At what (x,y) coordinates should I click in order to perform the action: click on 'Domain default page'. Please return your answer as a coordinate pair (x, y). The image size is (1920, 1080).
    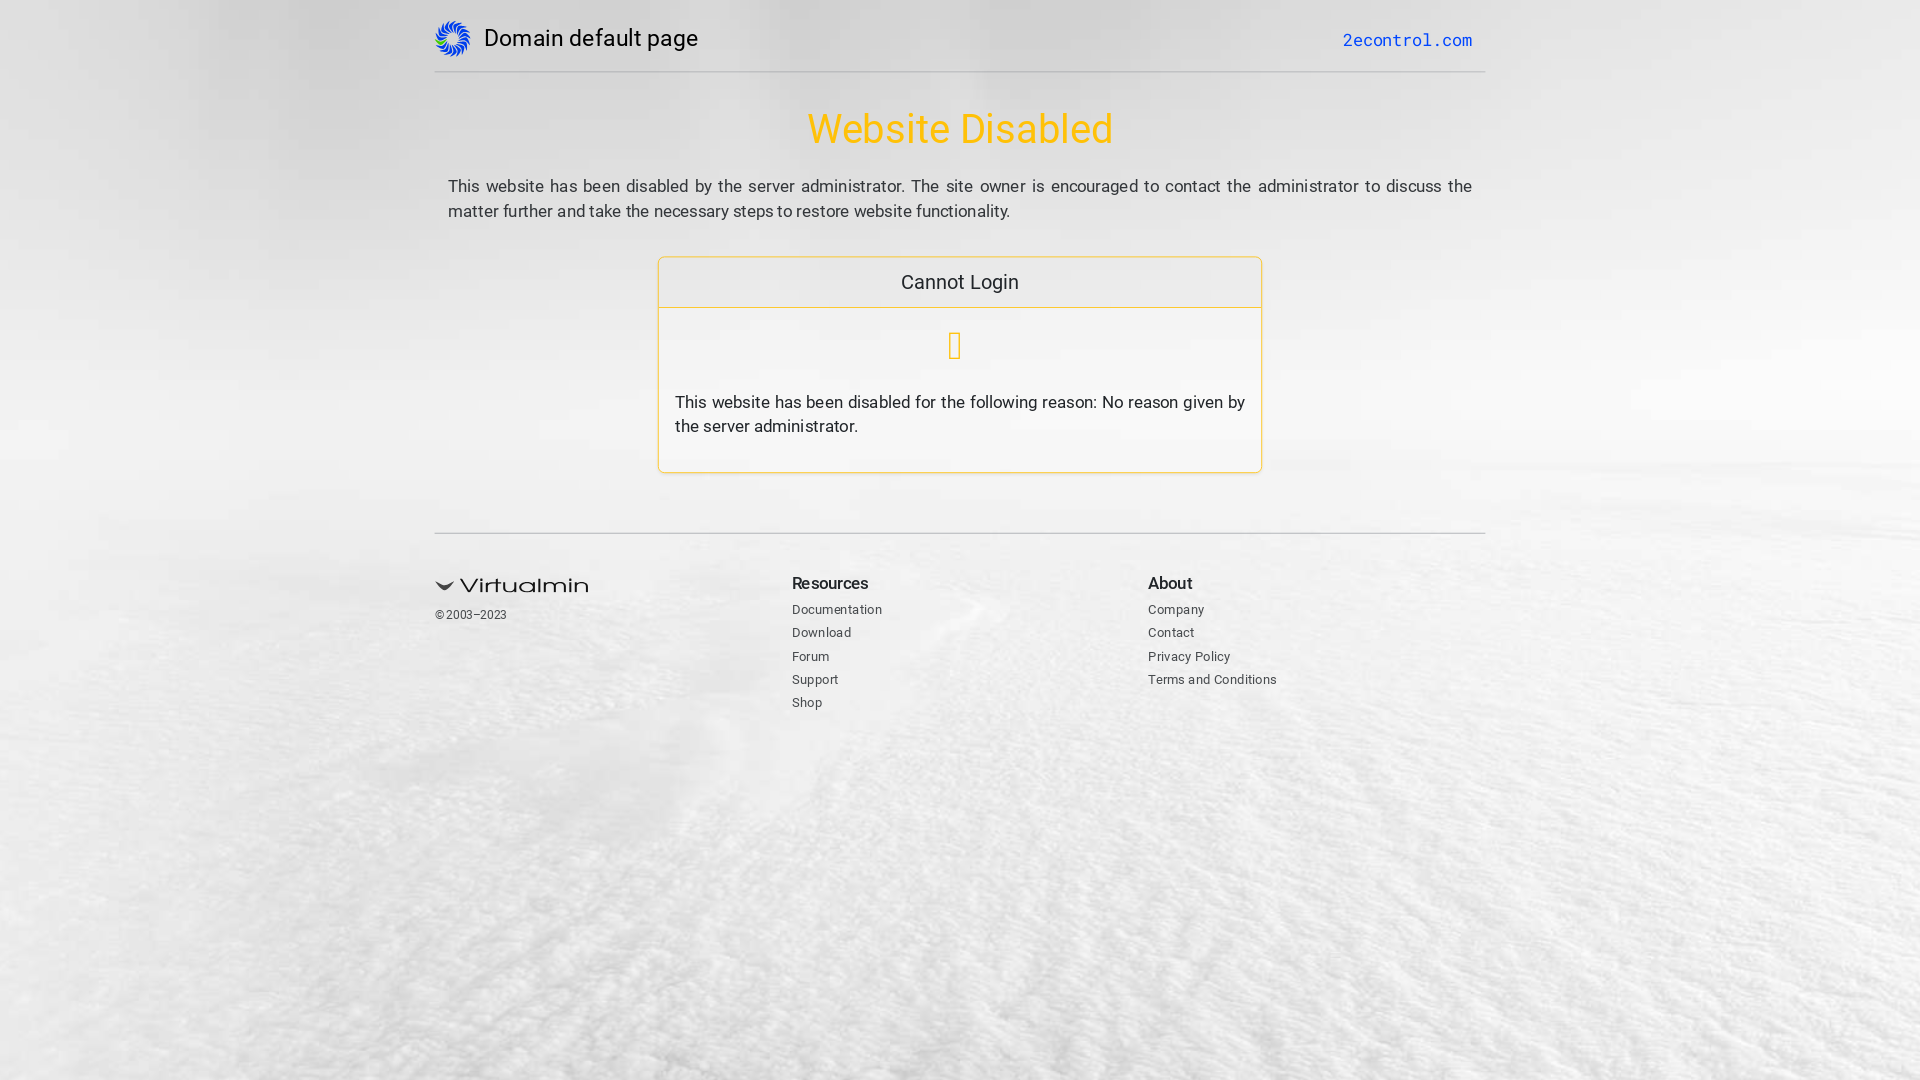
    Looking at the image, I should click on (593, 42).